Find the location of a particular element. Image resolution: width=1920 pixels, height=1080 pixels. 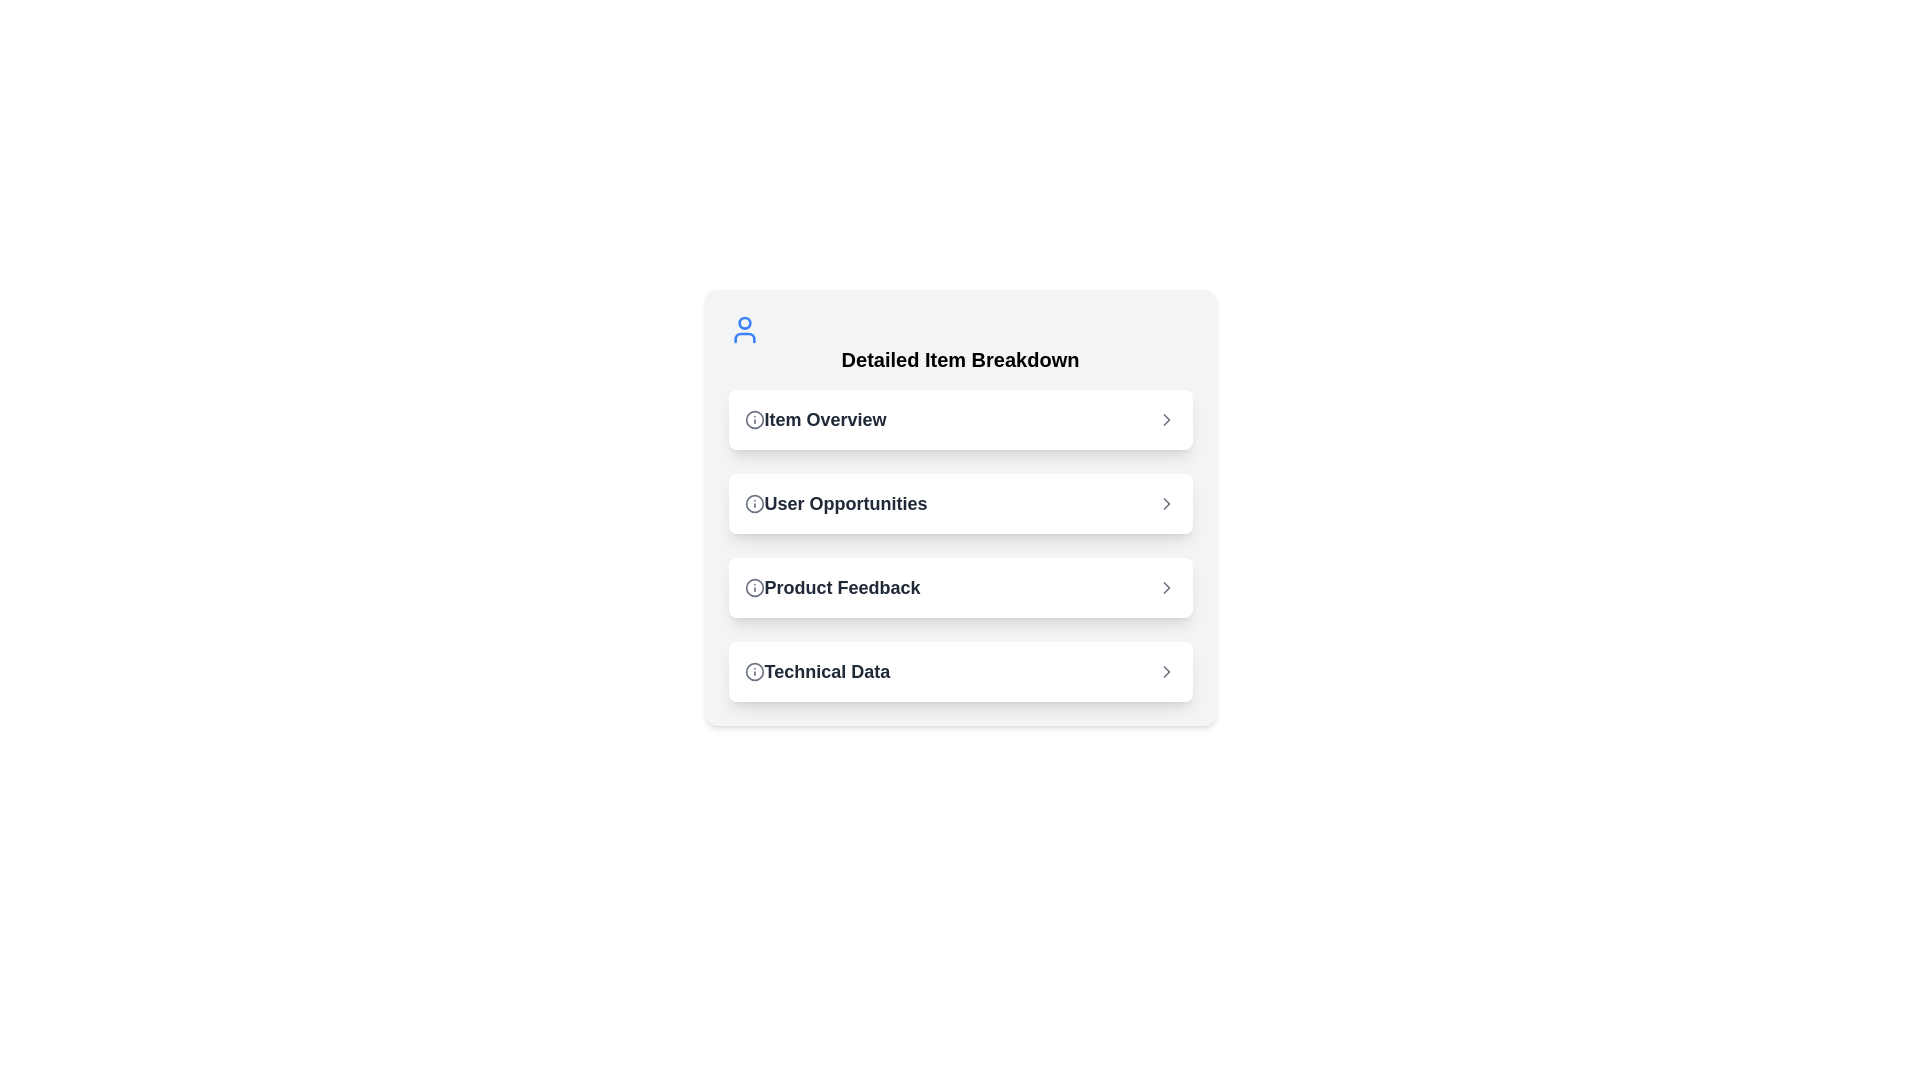

the 'Product Feedback' button located in the 'Detailed Item Breakdown' section is located at coordinates (960, 586).